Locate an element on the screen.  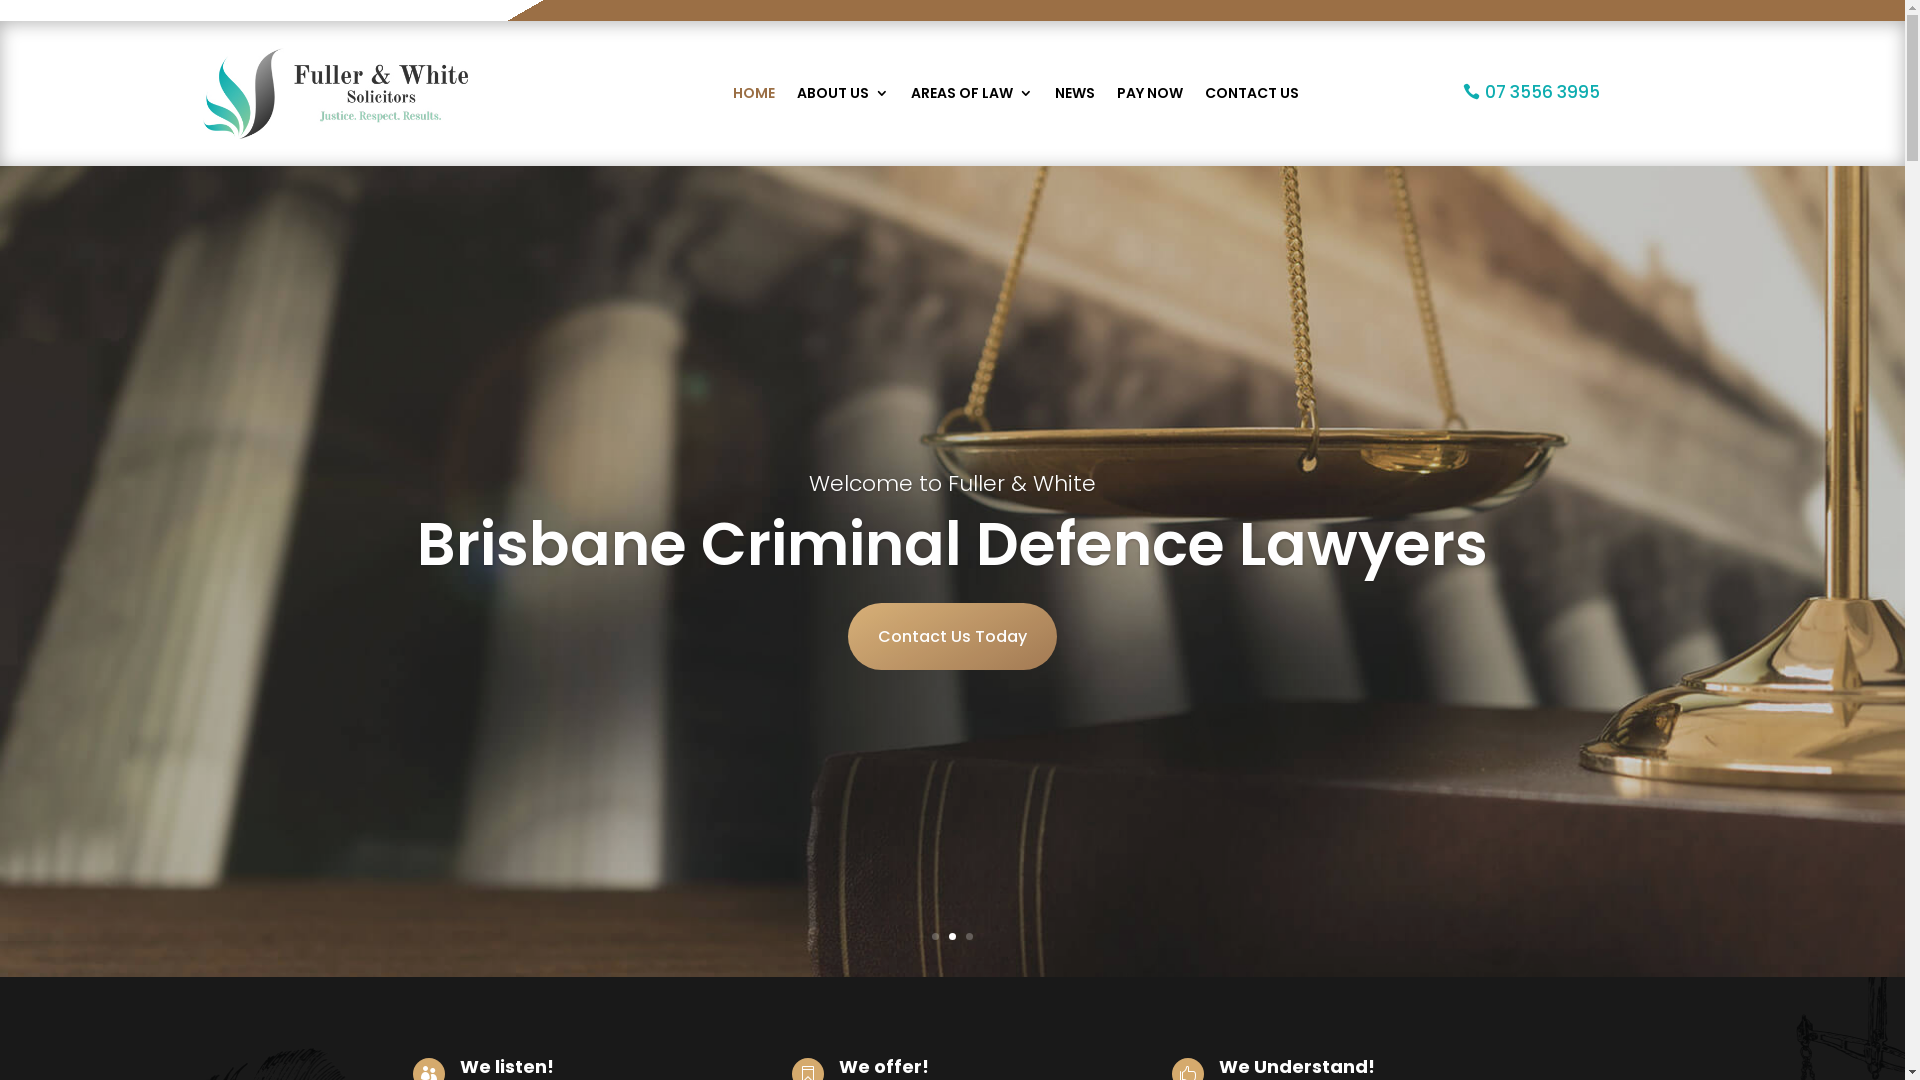
'HOME' is located at coordinates (752, 93).